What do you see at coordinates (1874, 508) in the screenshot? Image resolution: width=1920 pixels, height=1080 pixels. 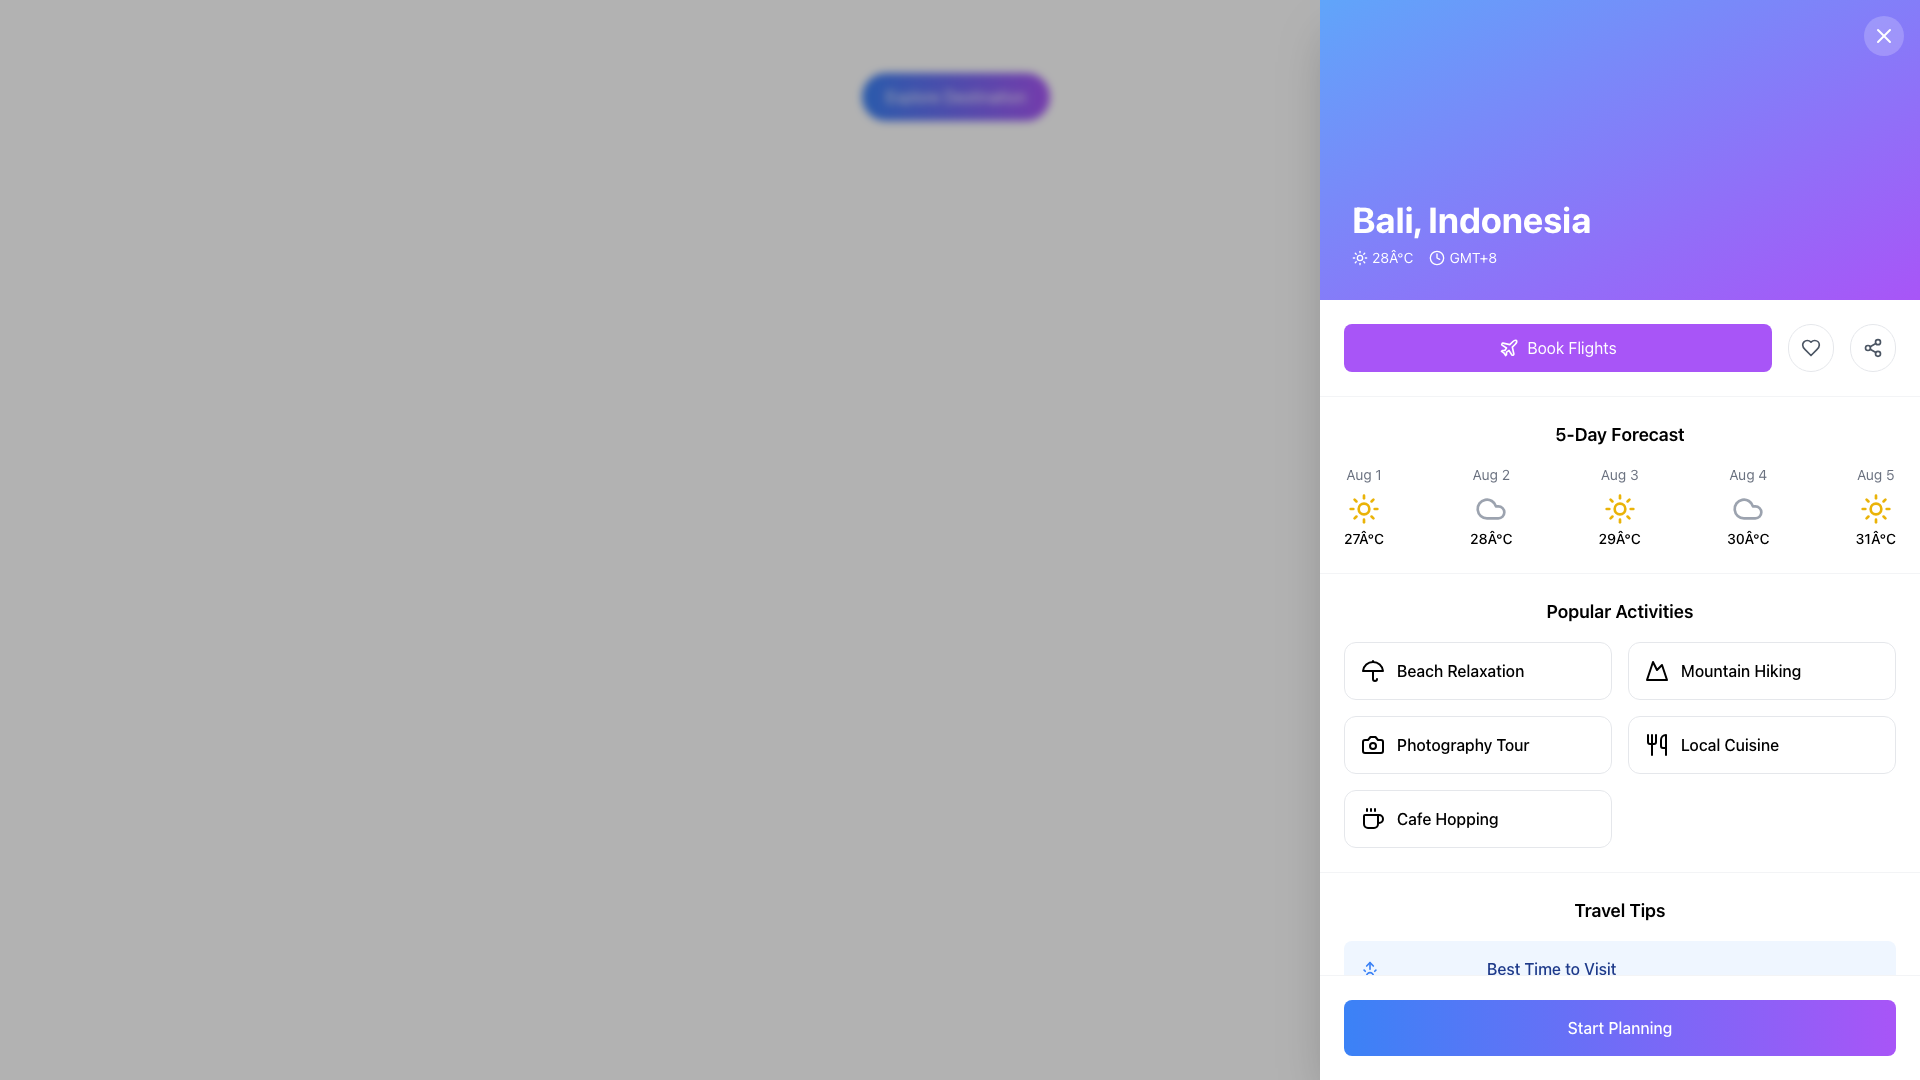 I see `the sun icon in the '5-Day Forecast' section, which represents the weather for August 5, indicated by its yellow color and minimalistic design` at bounding box center [1874, 508].